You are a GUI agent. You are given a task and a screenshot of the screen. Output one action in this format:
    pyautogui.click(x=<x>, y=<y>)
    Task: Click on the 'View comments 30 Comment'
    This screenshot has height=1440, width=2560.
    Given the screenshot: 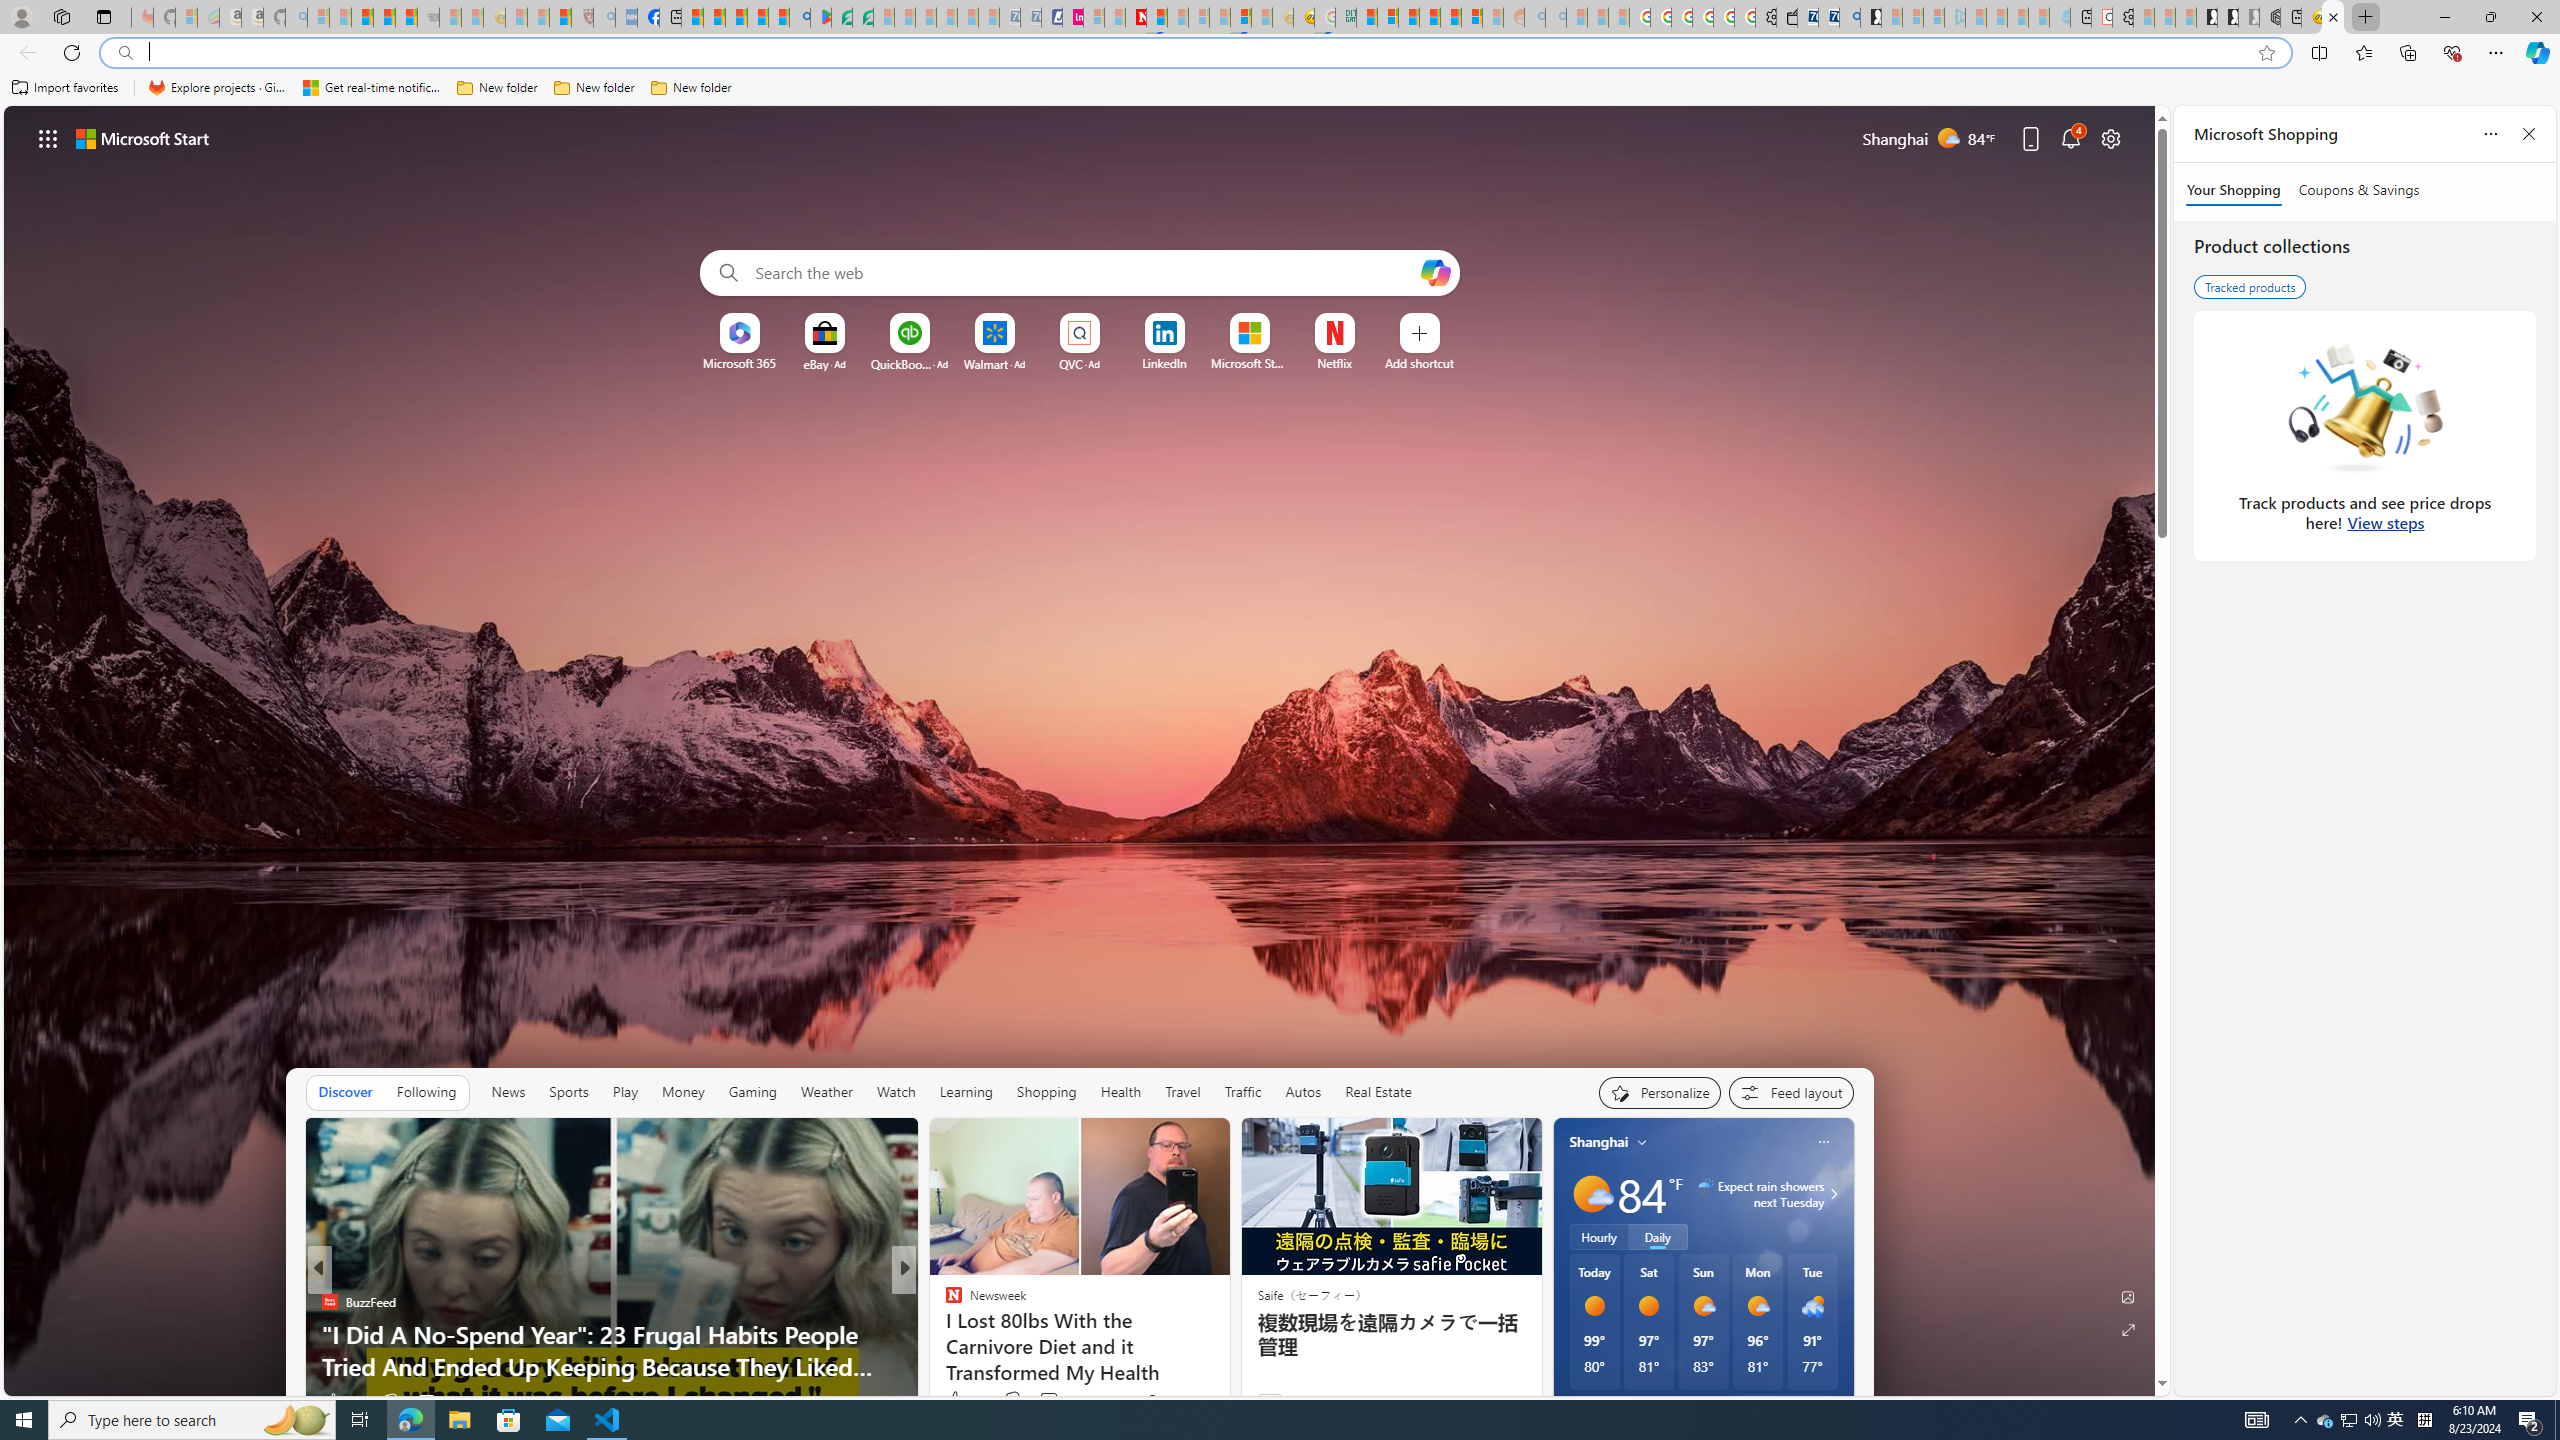 What is the action you would take?
    pyautogui.click(x=1040, y=1401)
    